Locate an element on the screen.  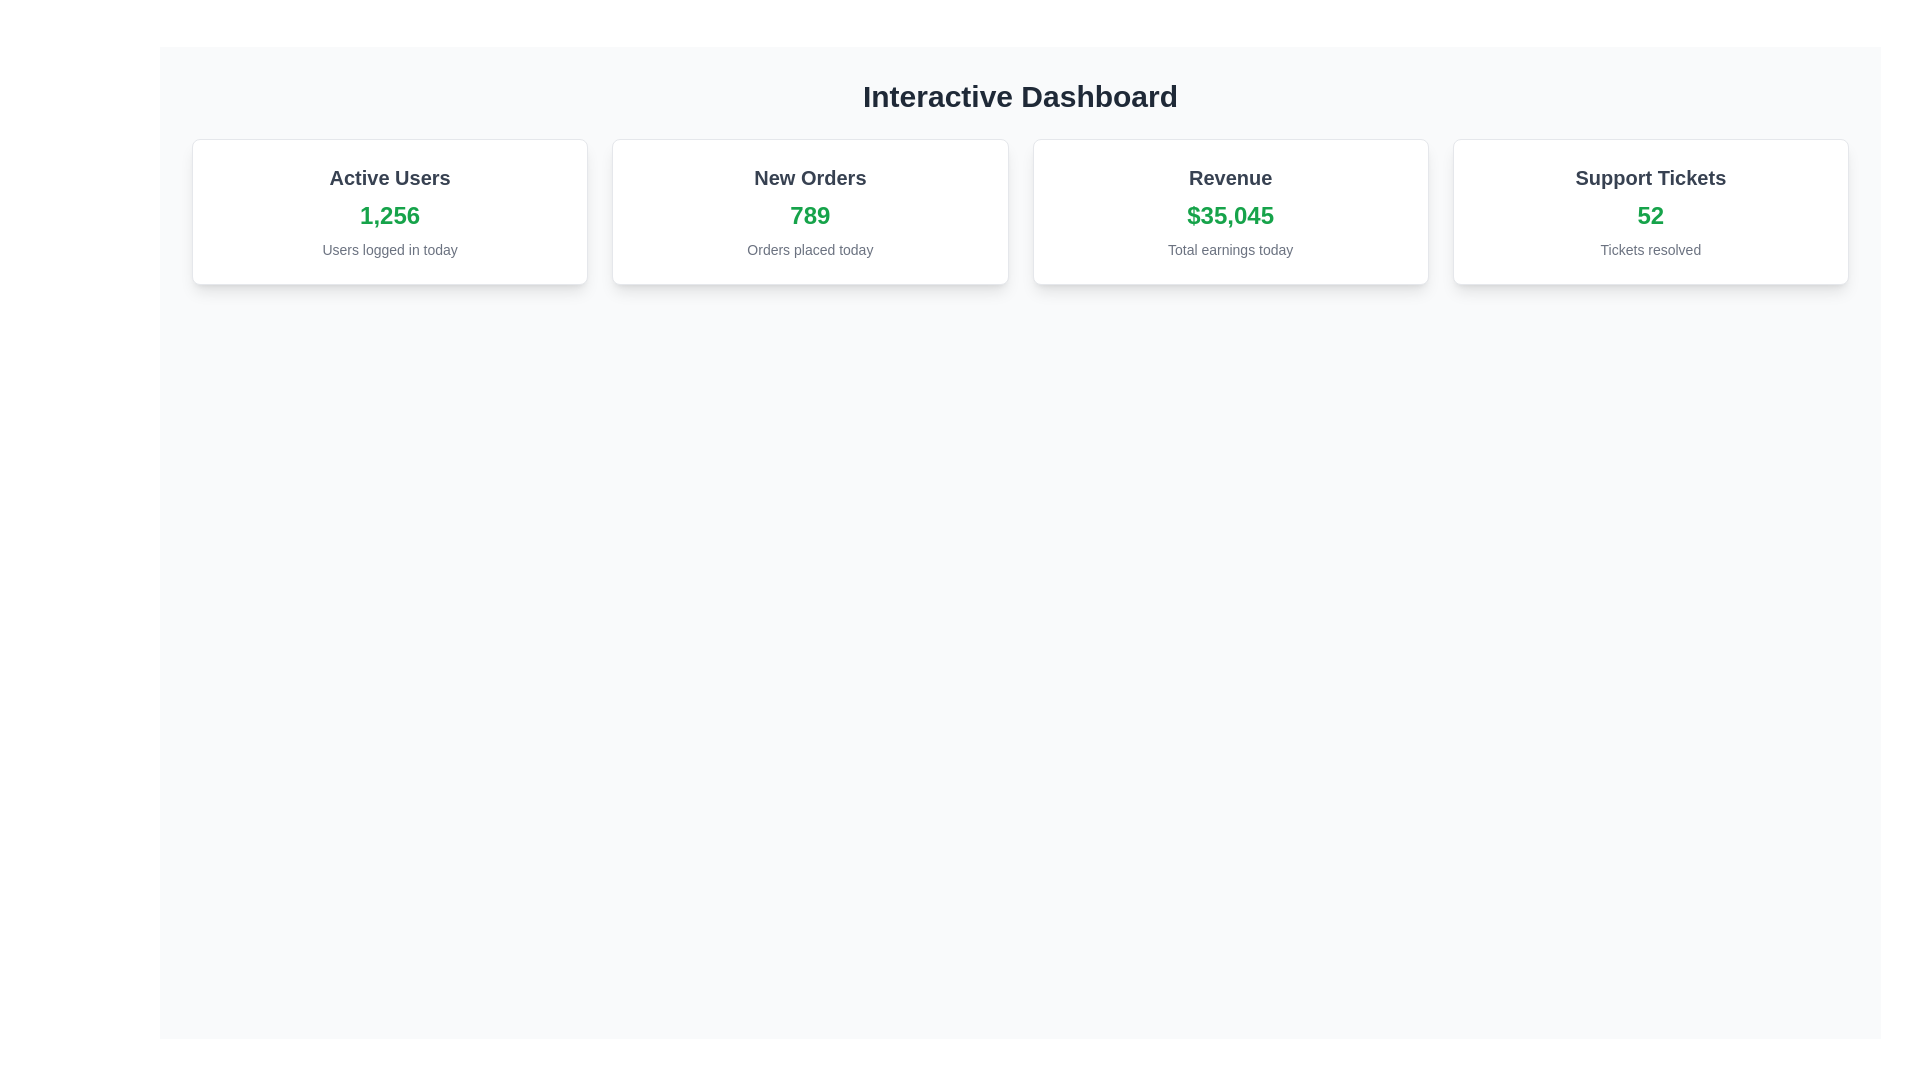
the Information card displaying 'Active Users', which shows the number '1,256' in large green text and is located in the top left corner of the grid layout is located at coordinates (390, 212).